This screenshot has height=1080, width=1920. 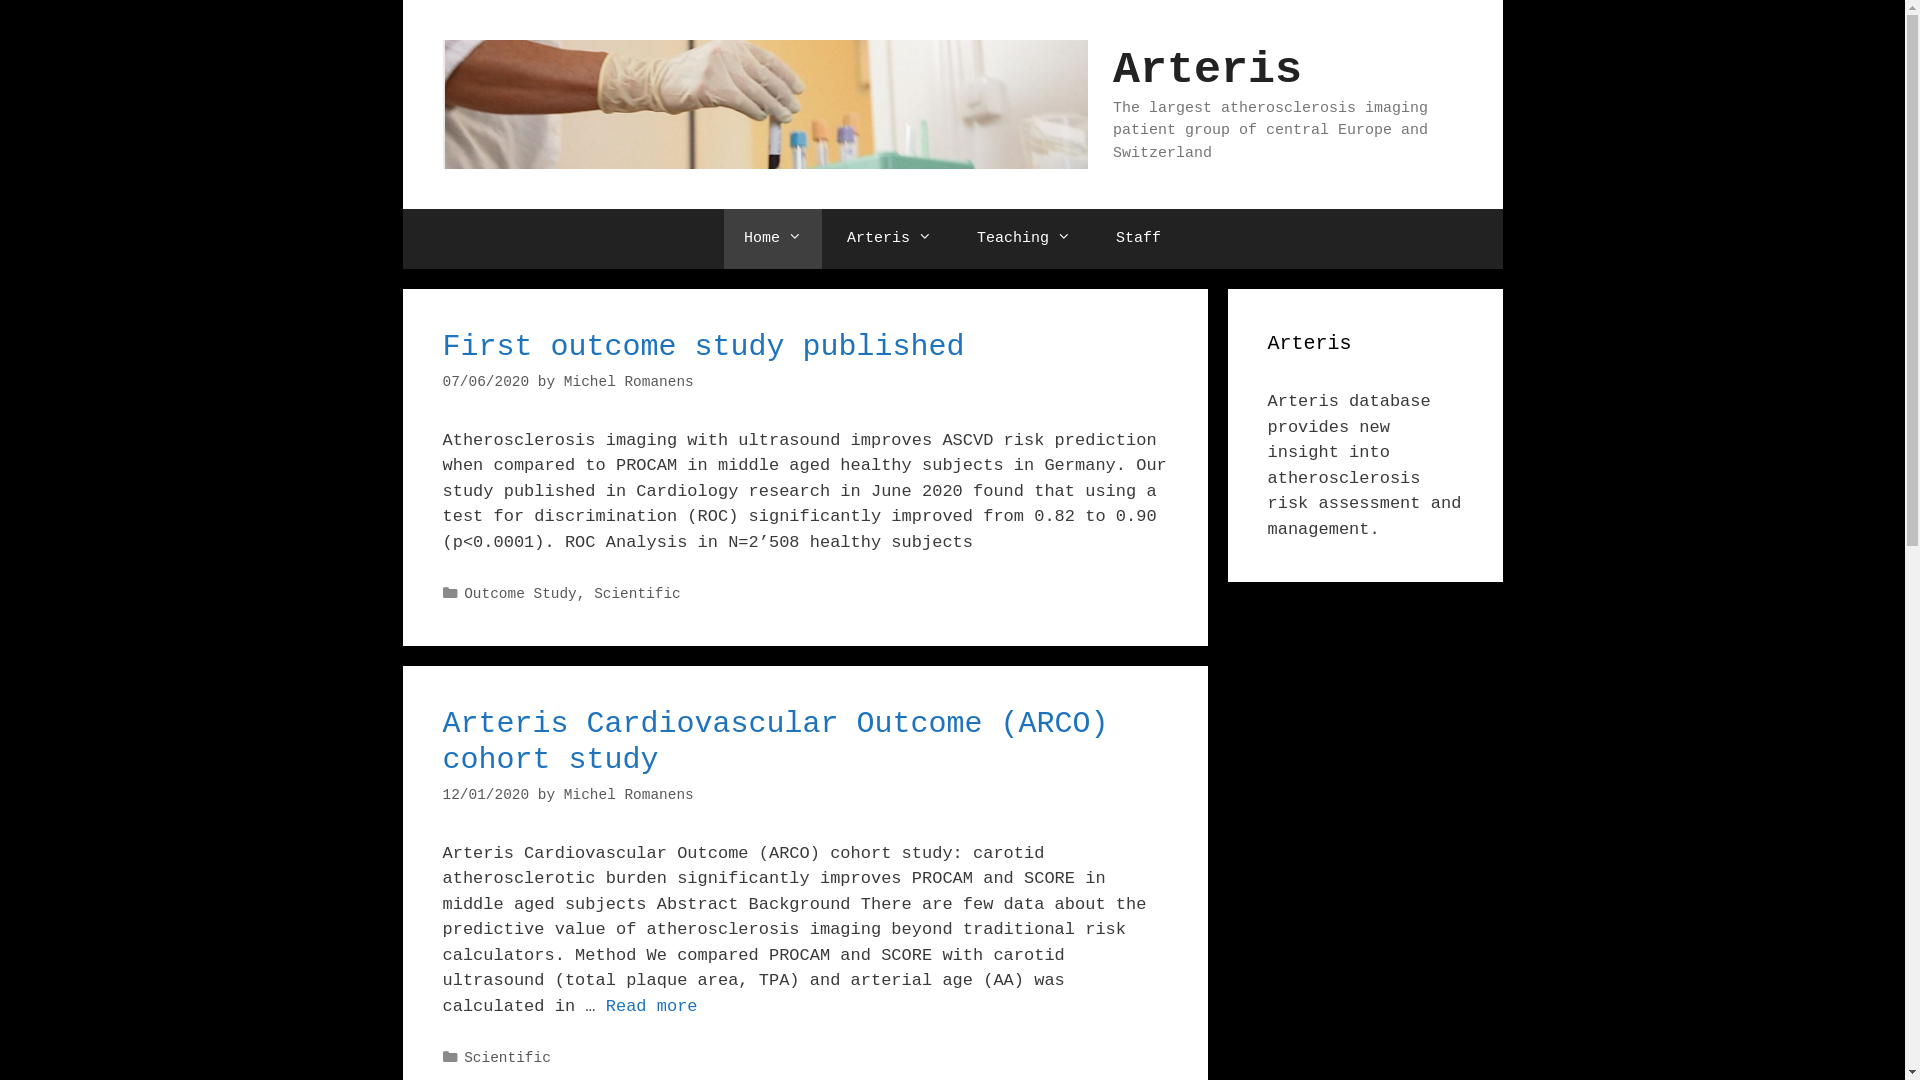 I want to click on 'Outcome Study', so click(x=520, y=593).